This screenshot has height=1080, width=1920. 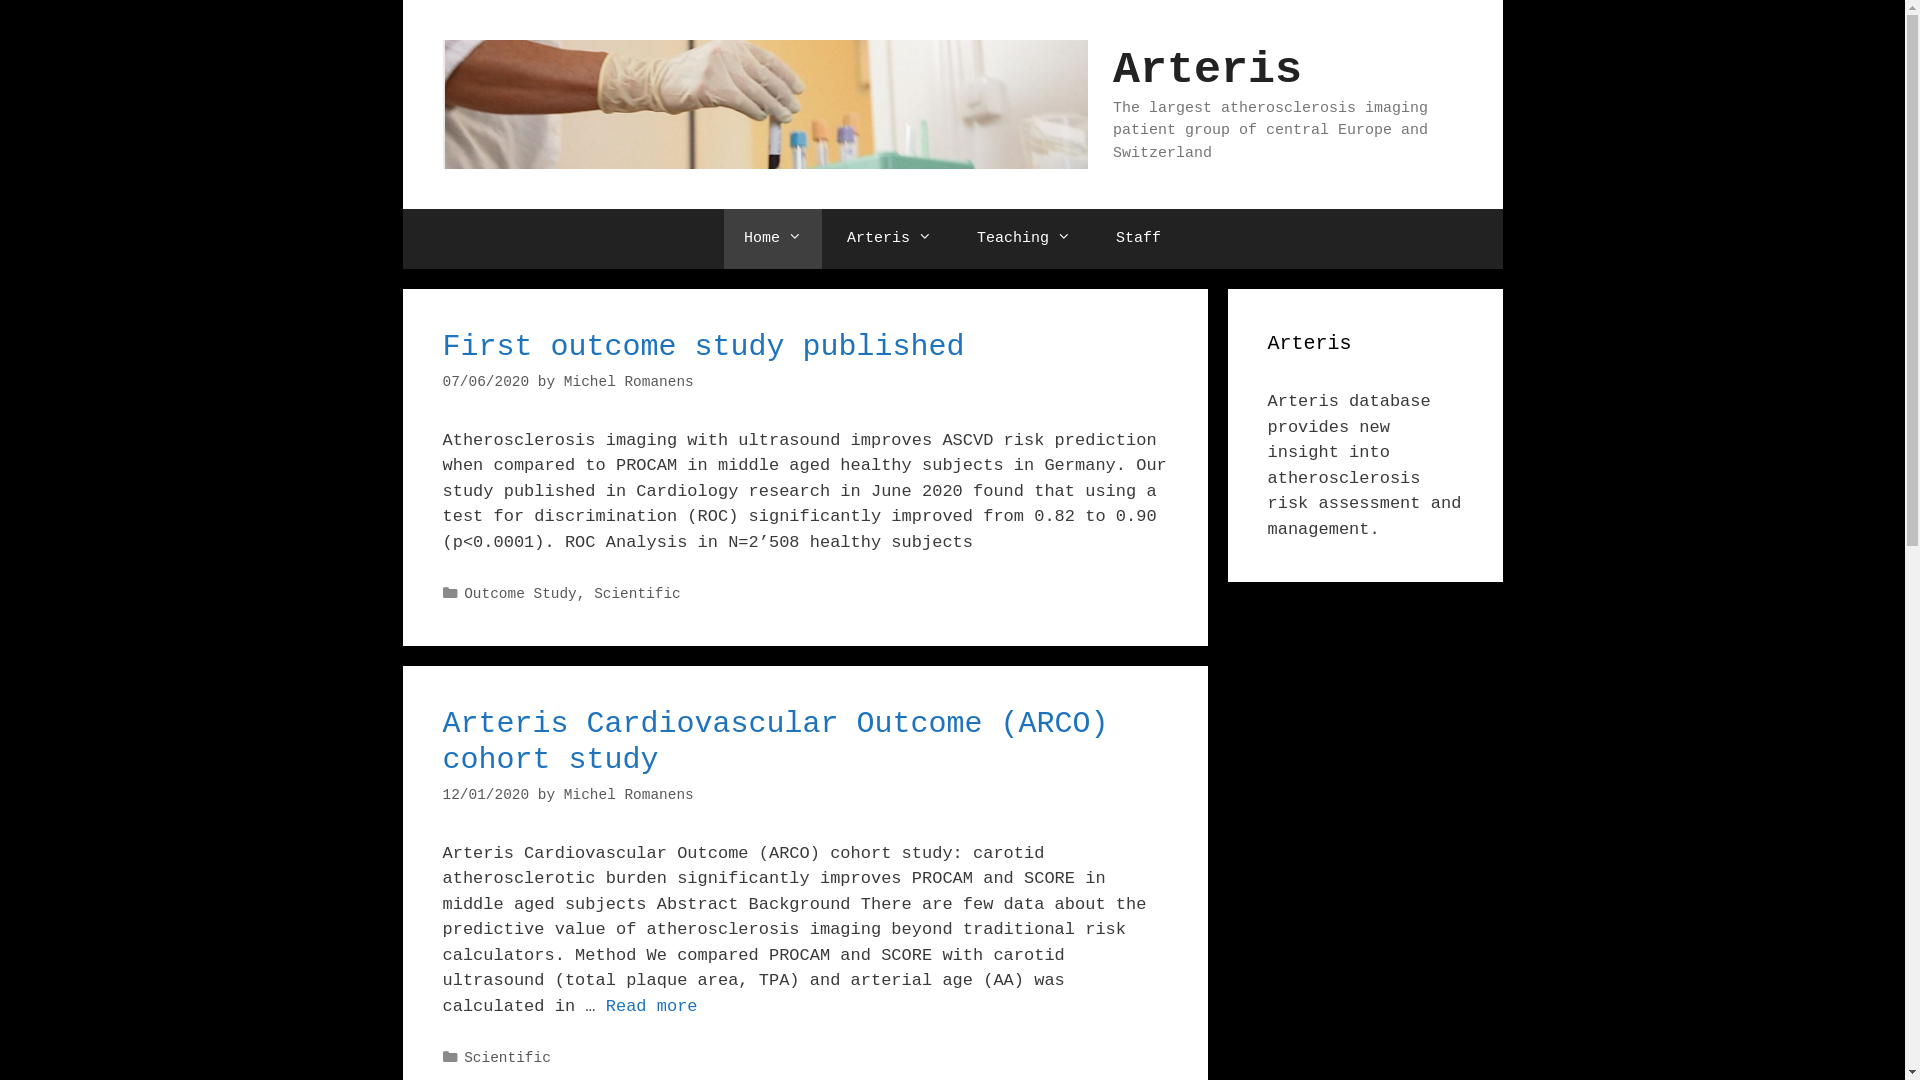 I want to click on 'Outcome Study', so click(x=520, y=593).